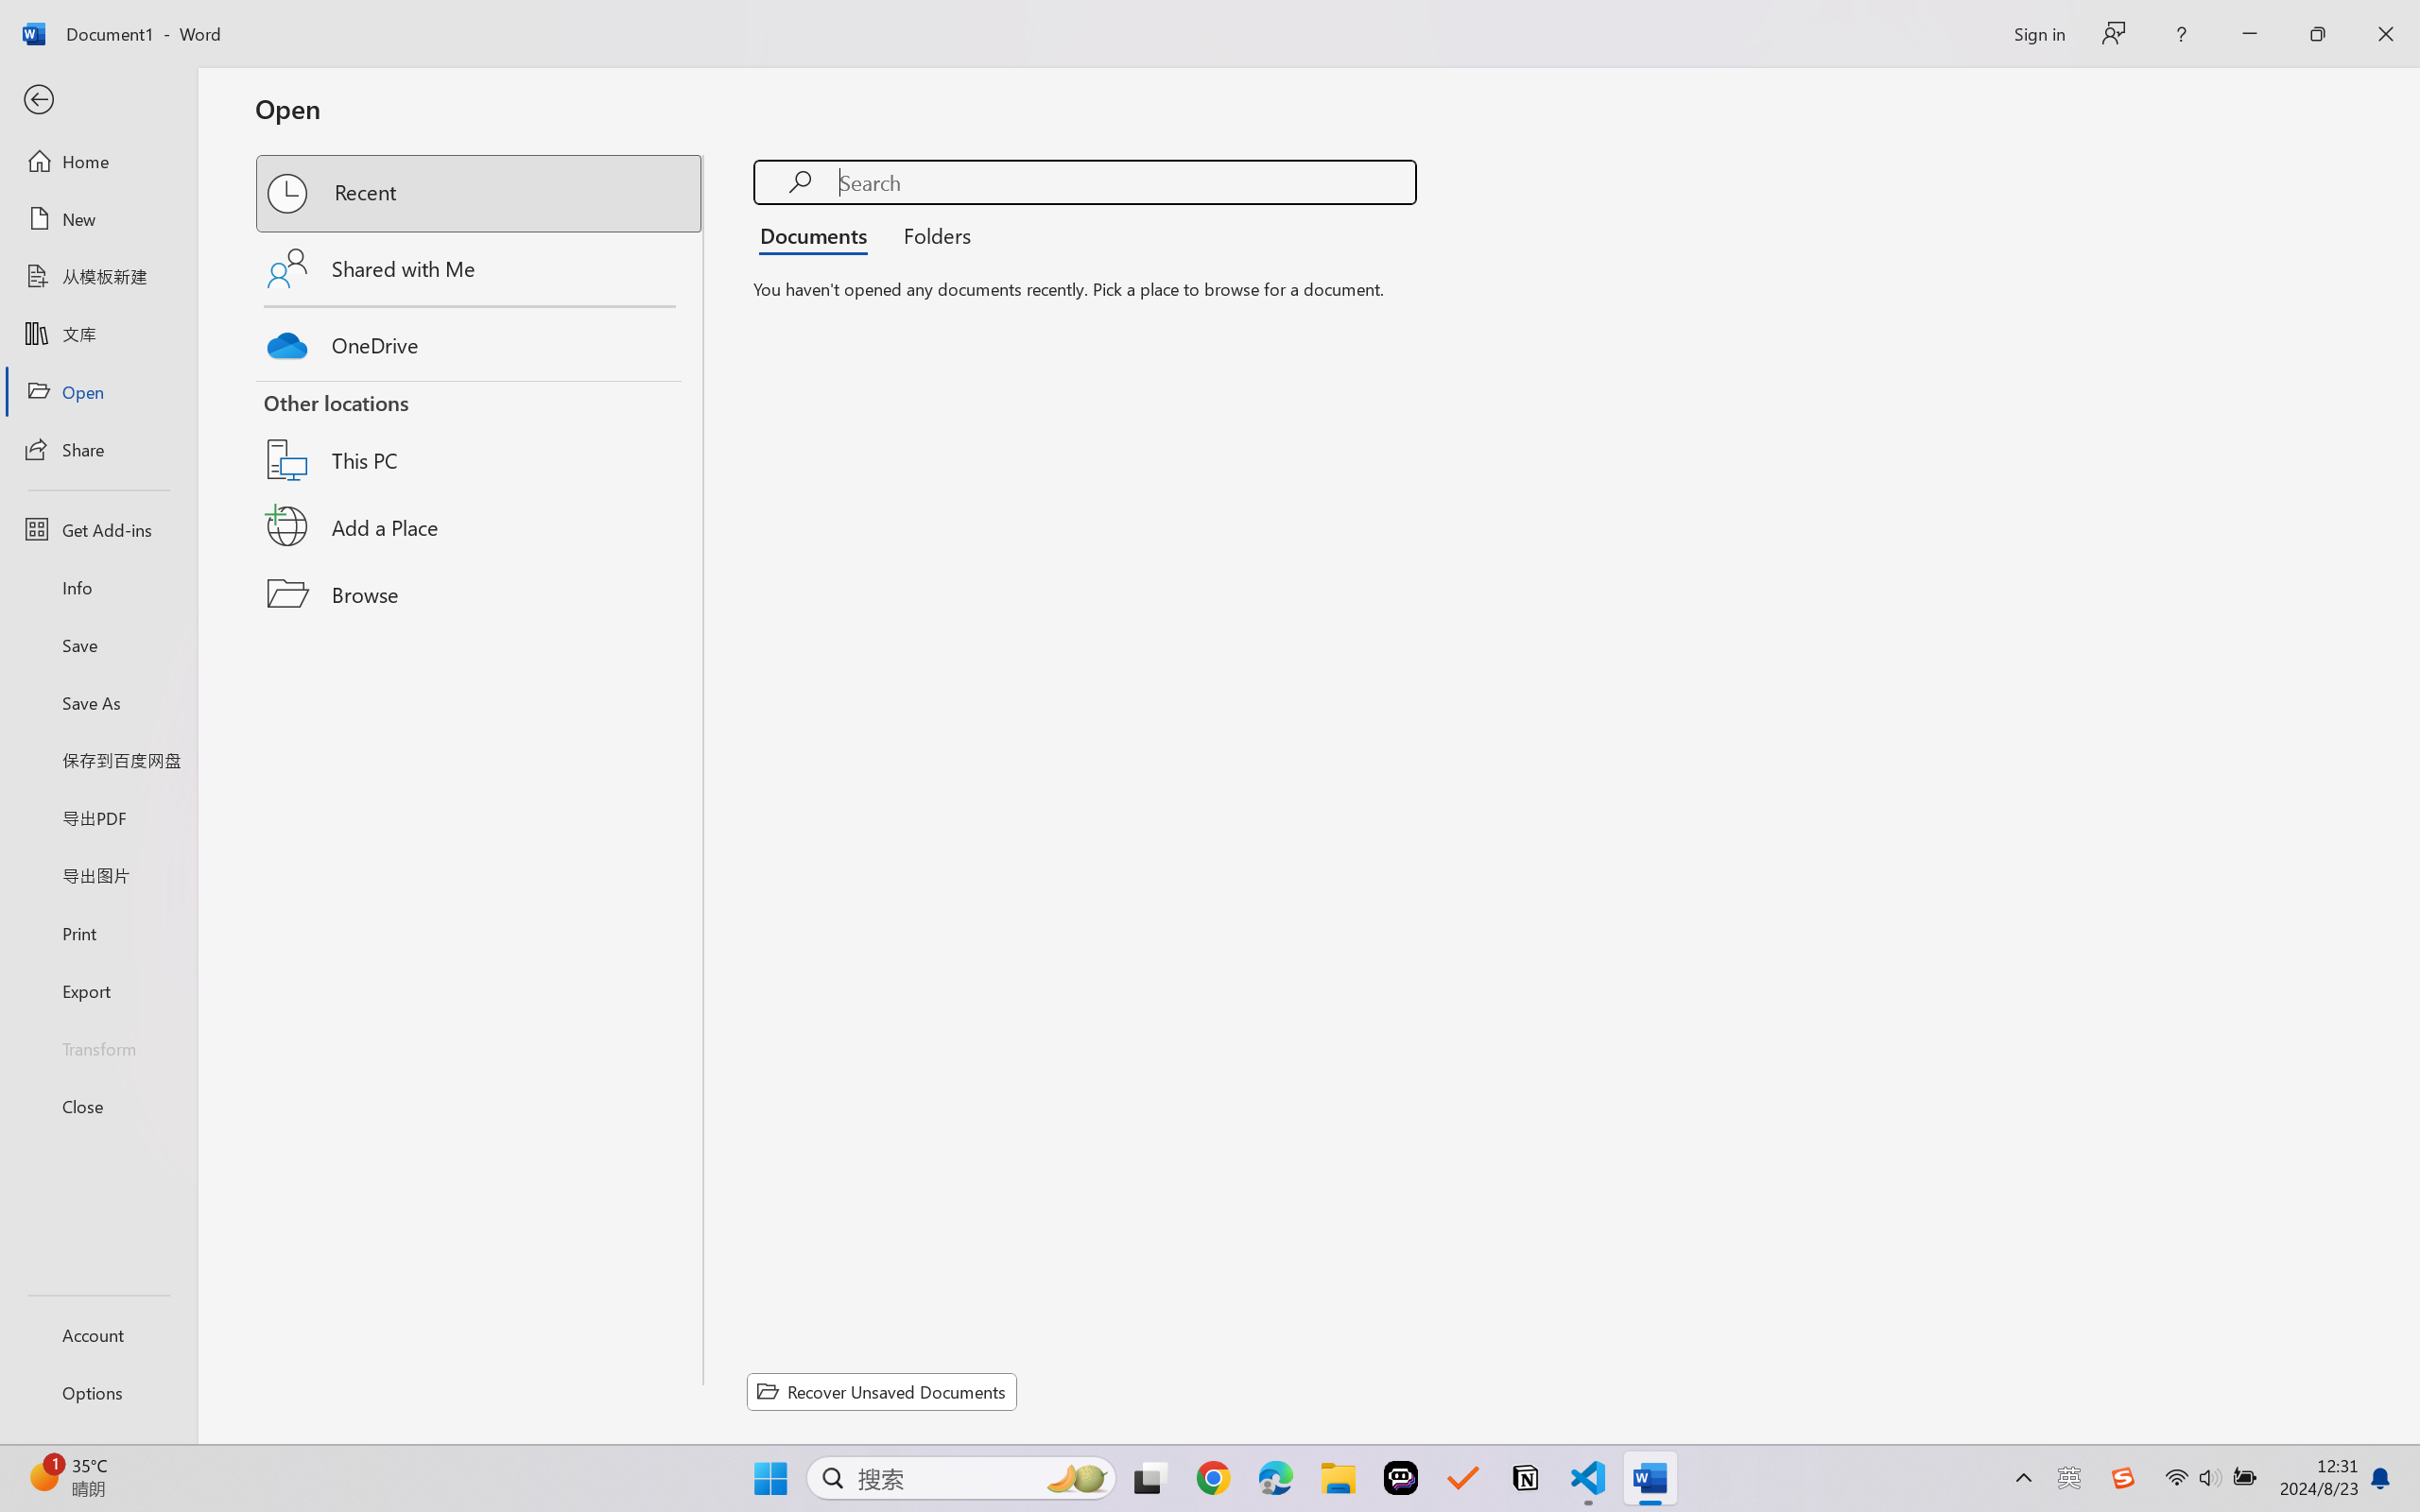 Image resolution: width=2420 pixels, height=1512 pixels. What do you see at coordinates (931, 233) in the screenshot?
I see `'Folders'` at bounding box center [931, 233].